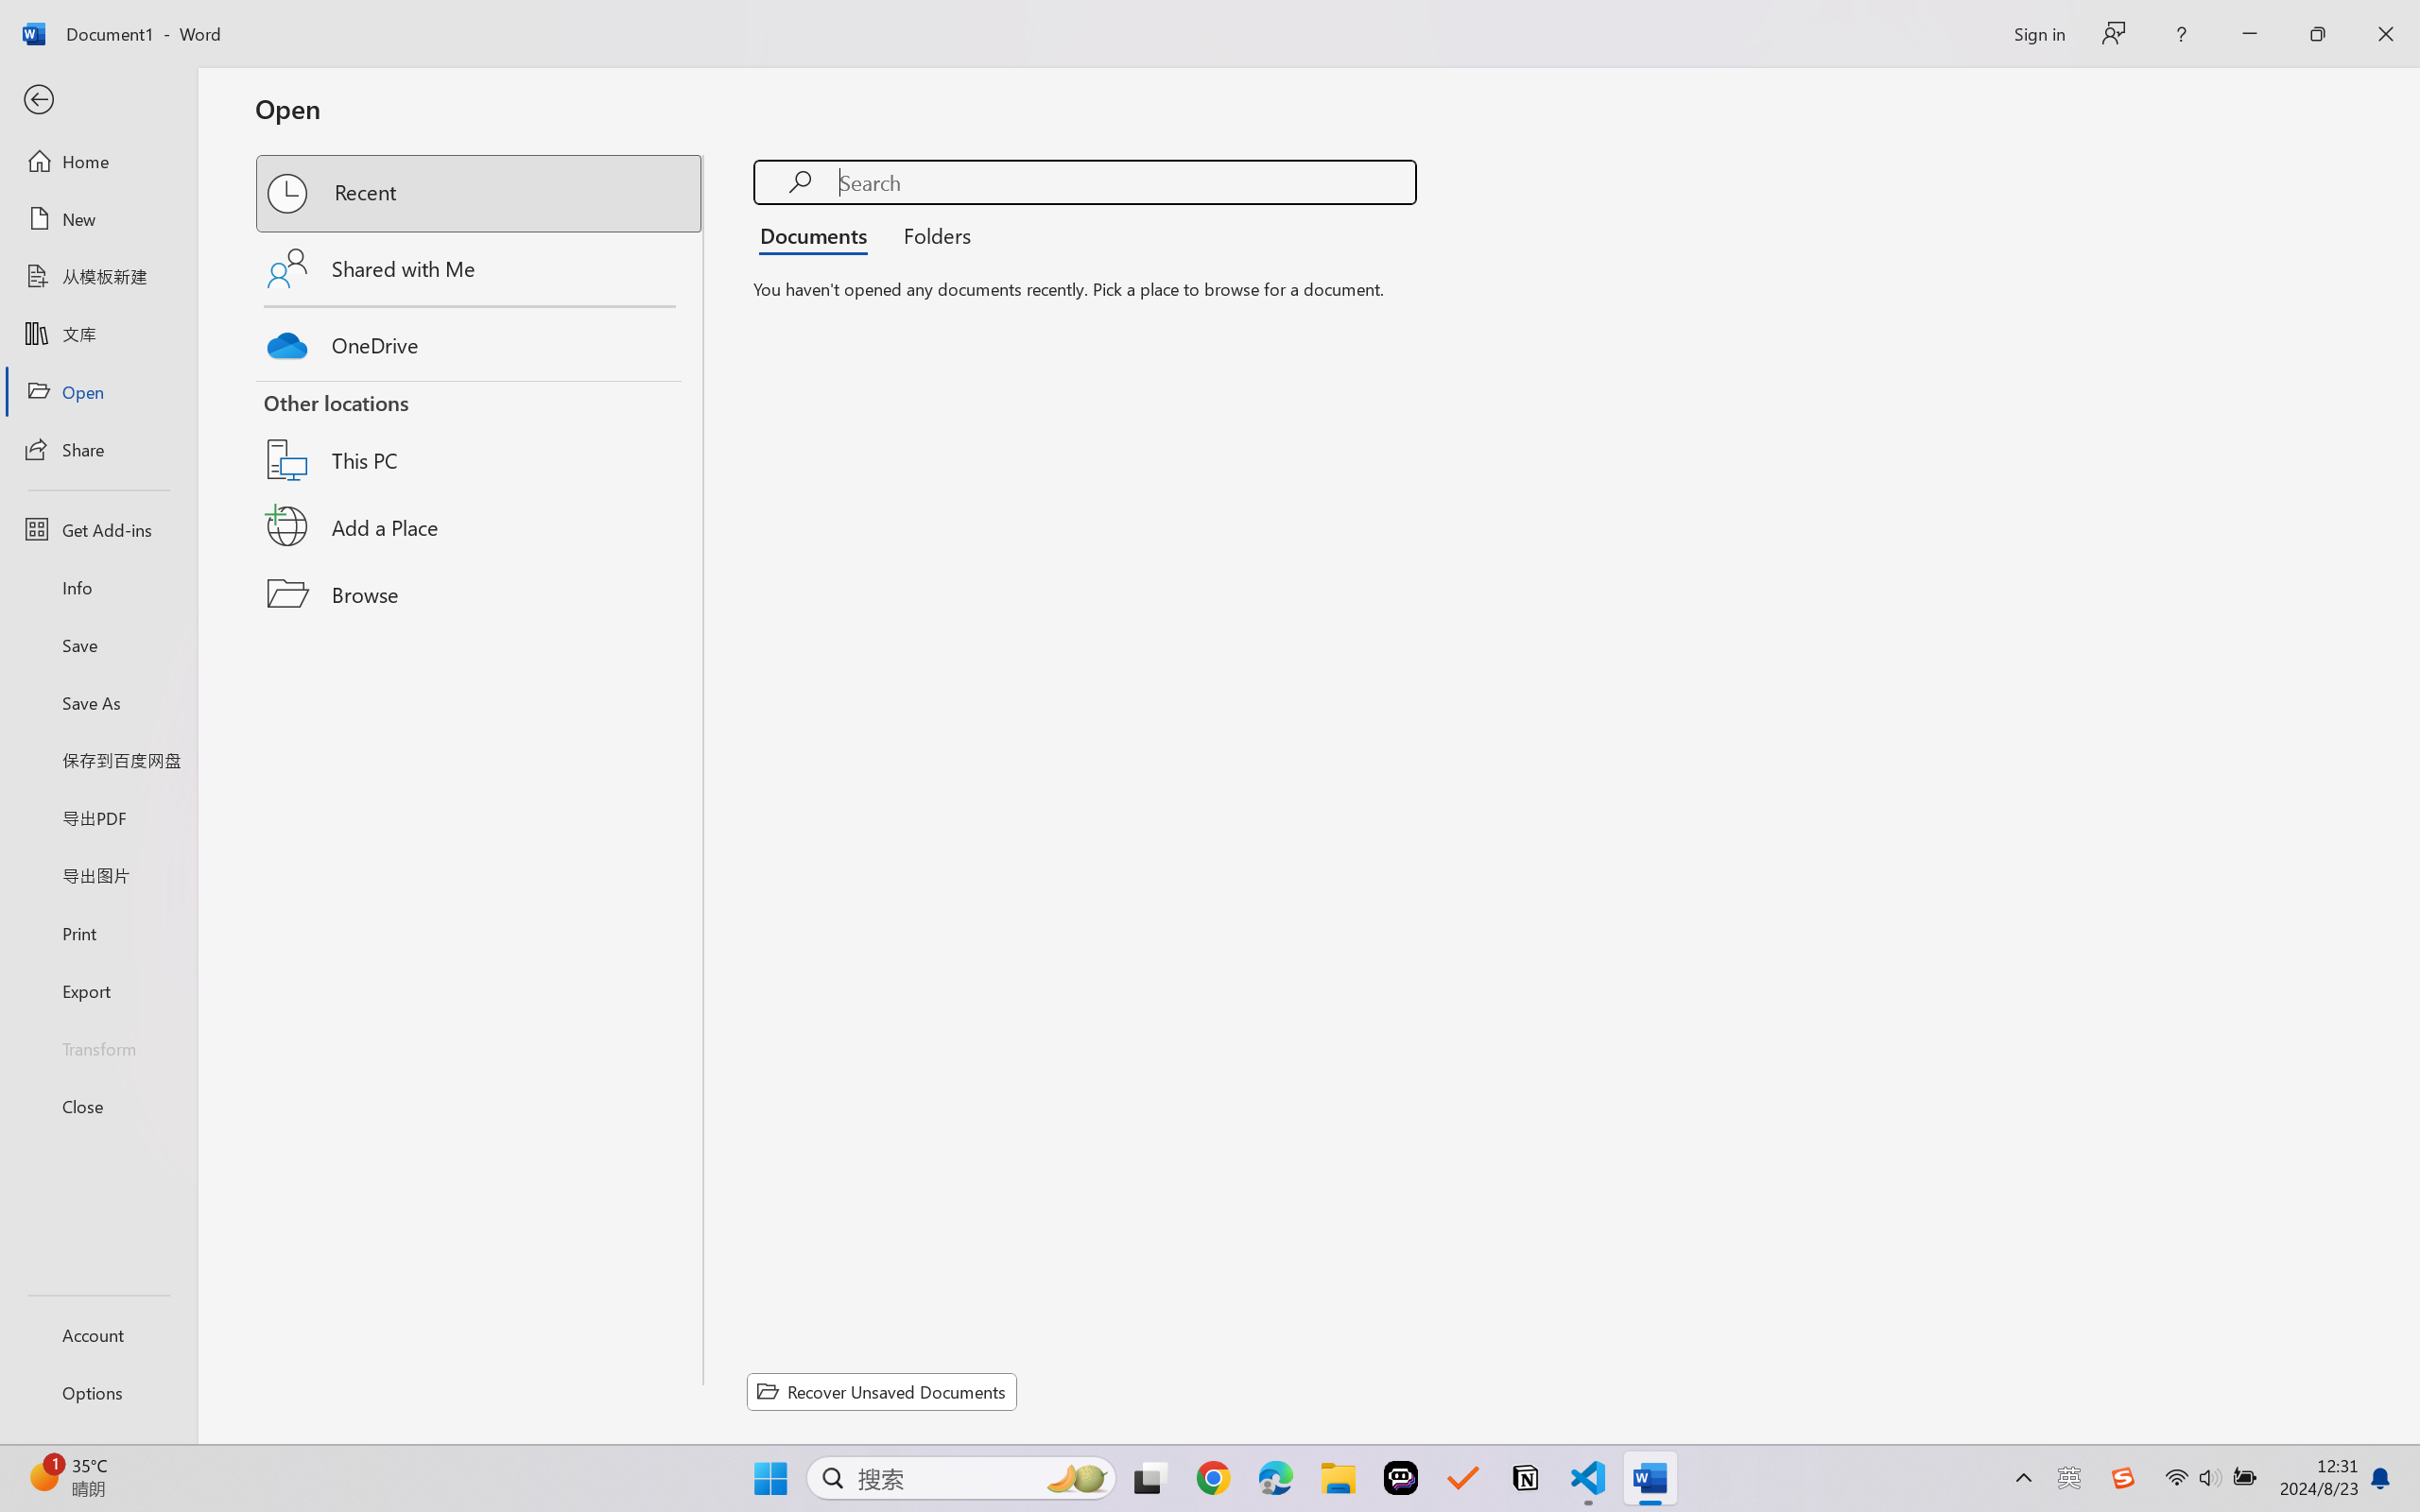 Image resolution: width=2420 pixels, height=1512 pixels. What do you see at coordinates (931, 233) in the screenshot?
I see `'Folders'` at bounding box center [931, 233].